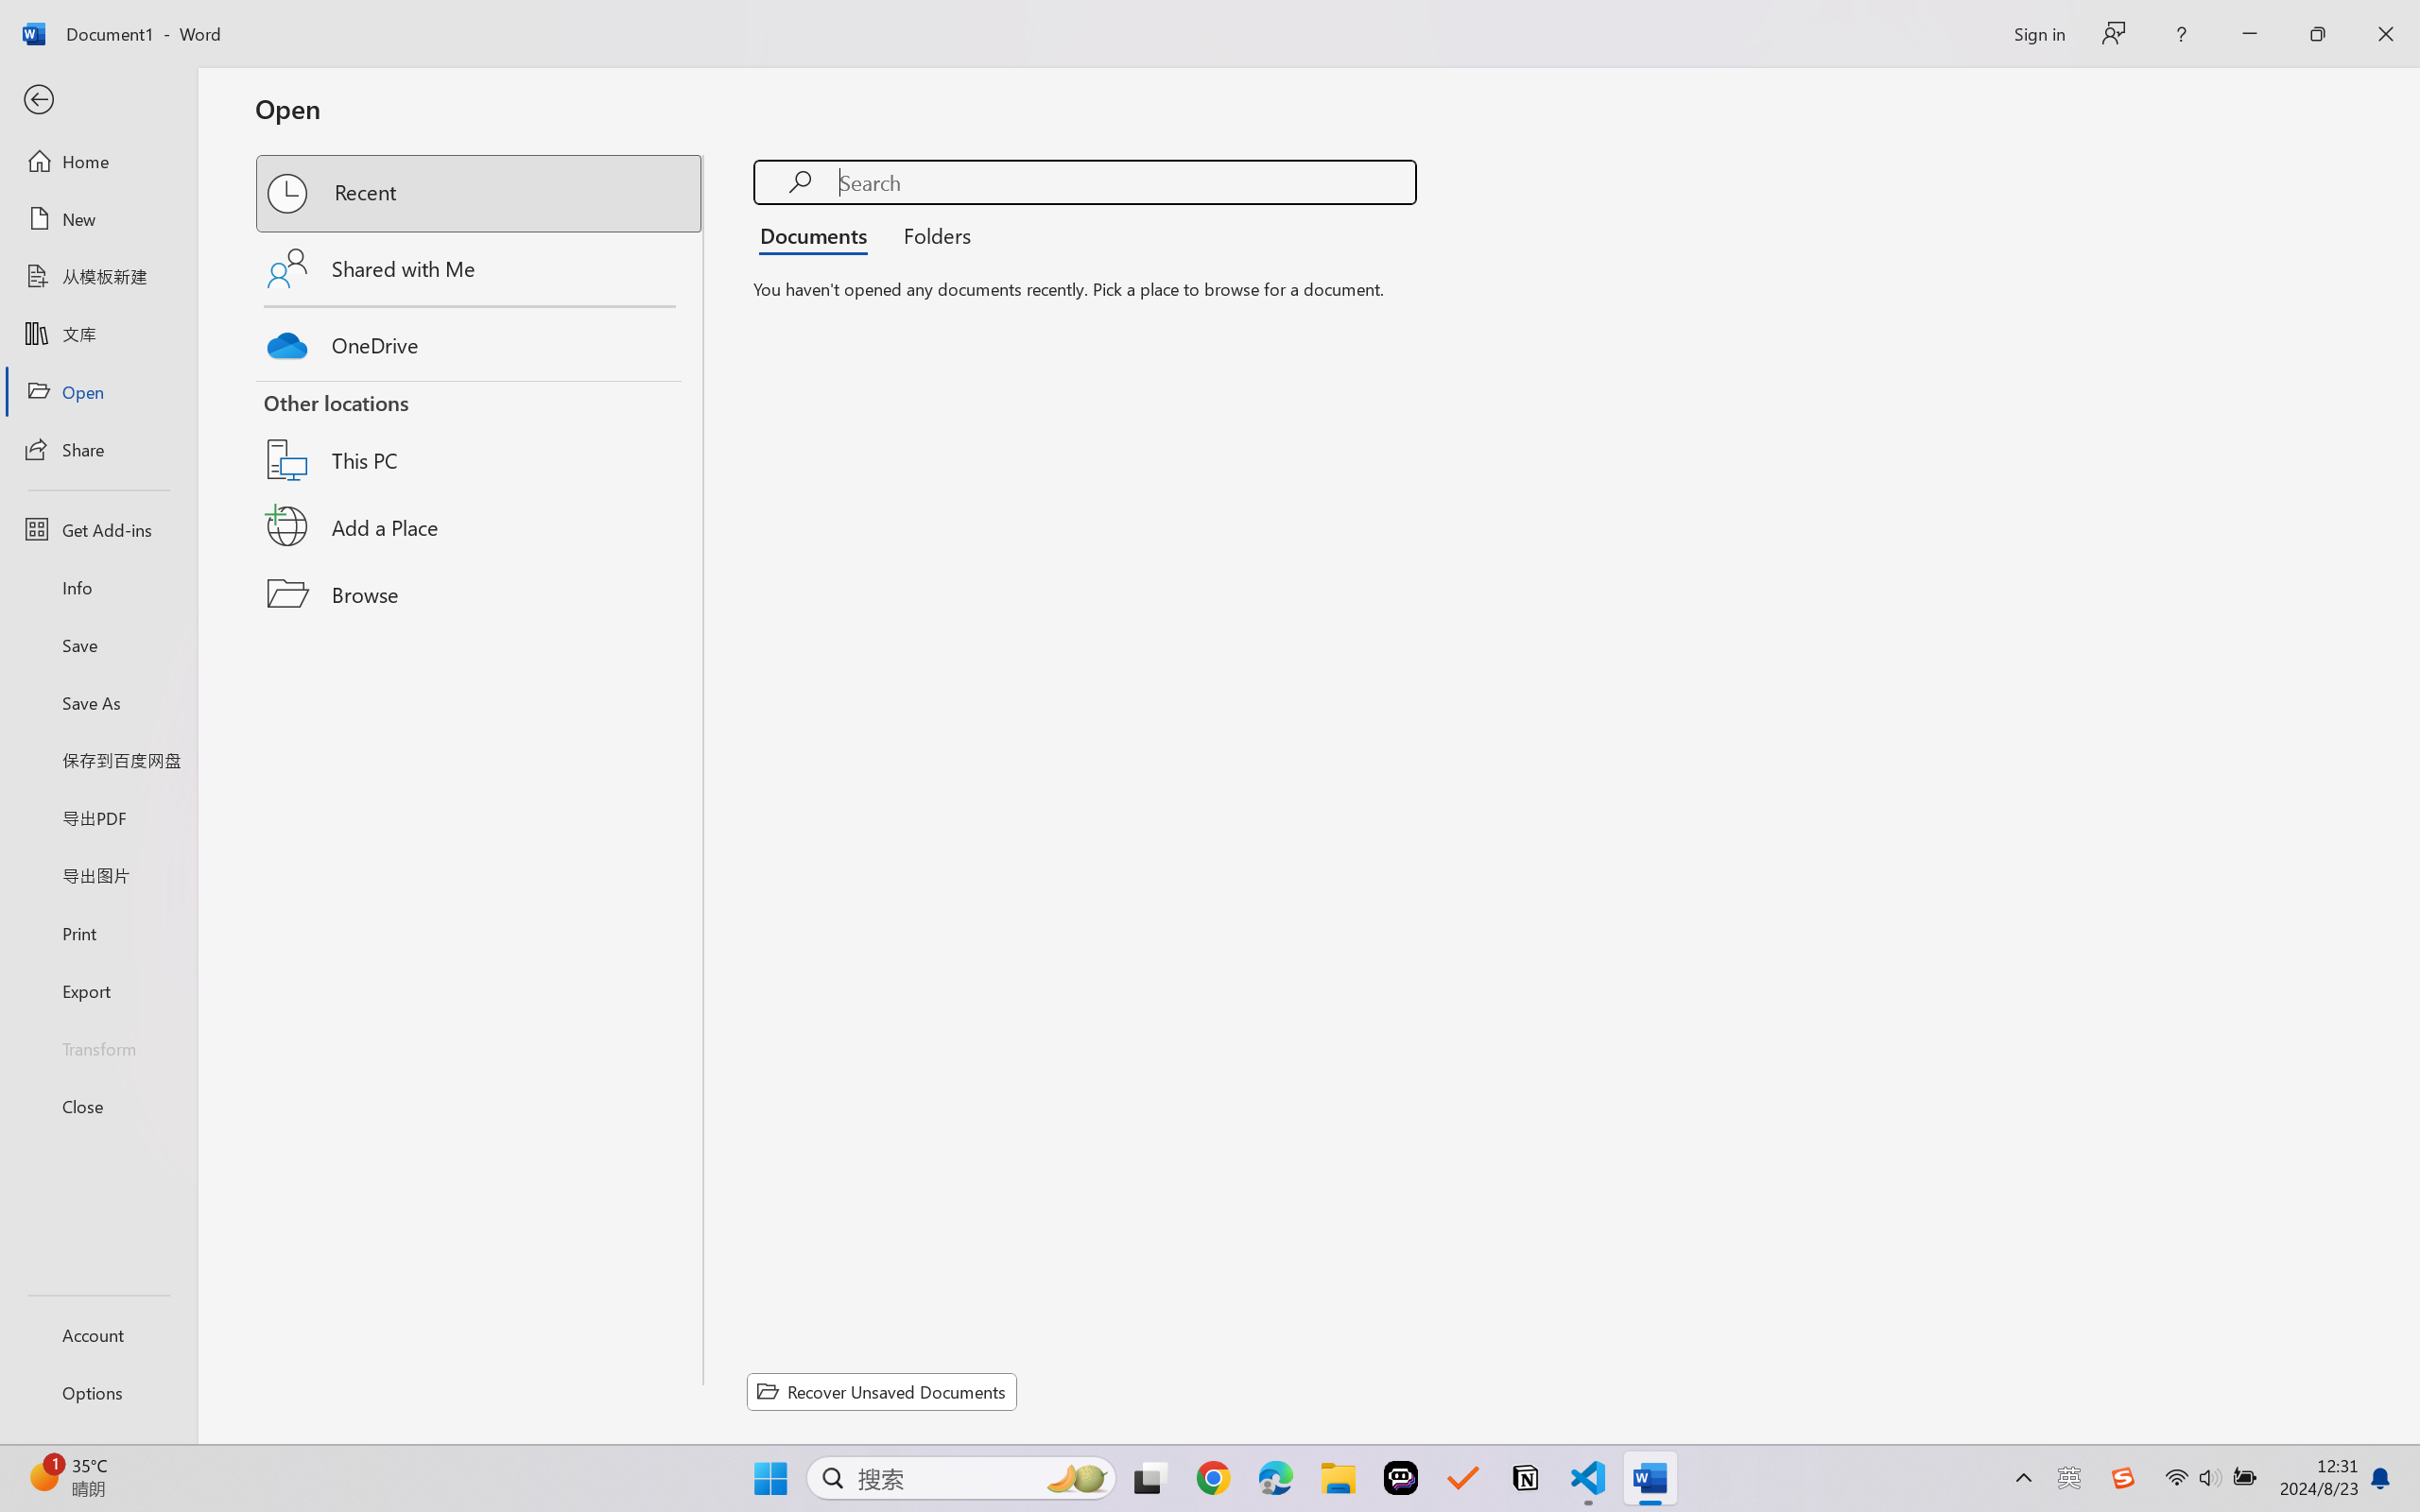 Image resolution: width=2420 pixels, height=1512 pixels. What do you see at coordinates (931, 233) in the screenshot?
I see `'Folders'` at bounding box center [931, 233].